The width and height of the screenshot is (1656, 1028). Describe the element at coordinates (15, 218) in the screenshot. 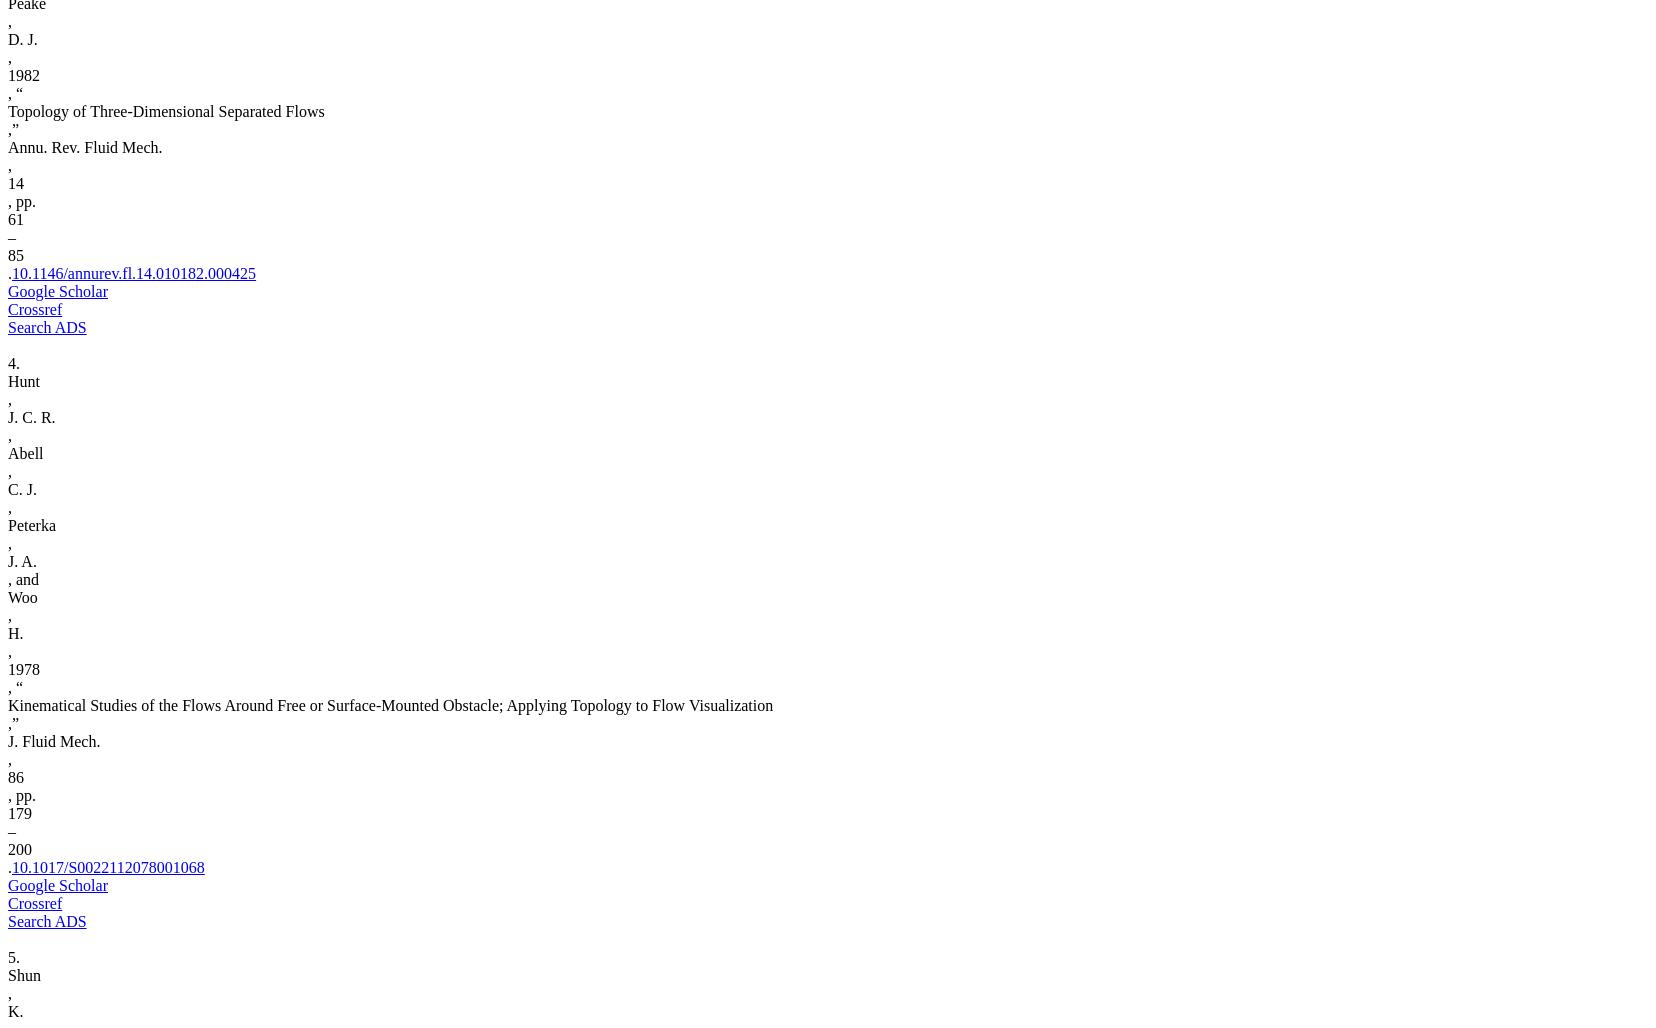

I see `'61'` at that location.